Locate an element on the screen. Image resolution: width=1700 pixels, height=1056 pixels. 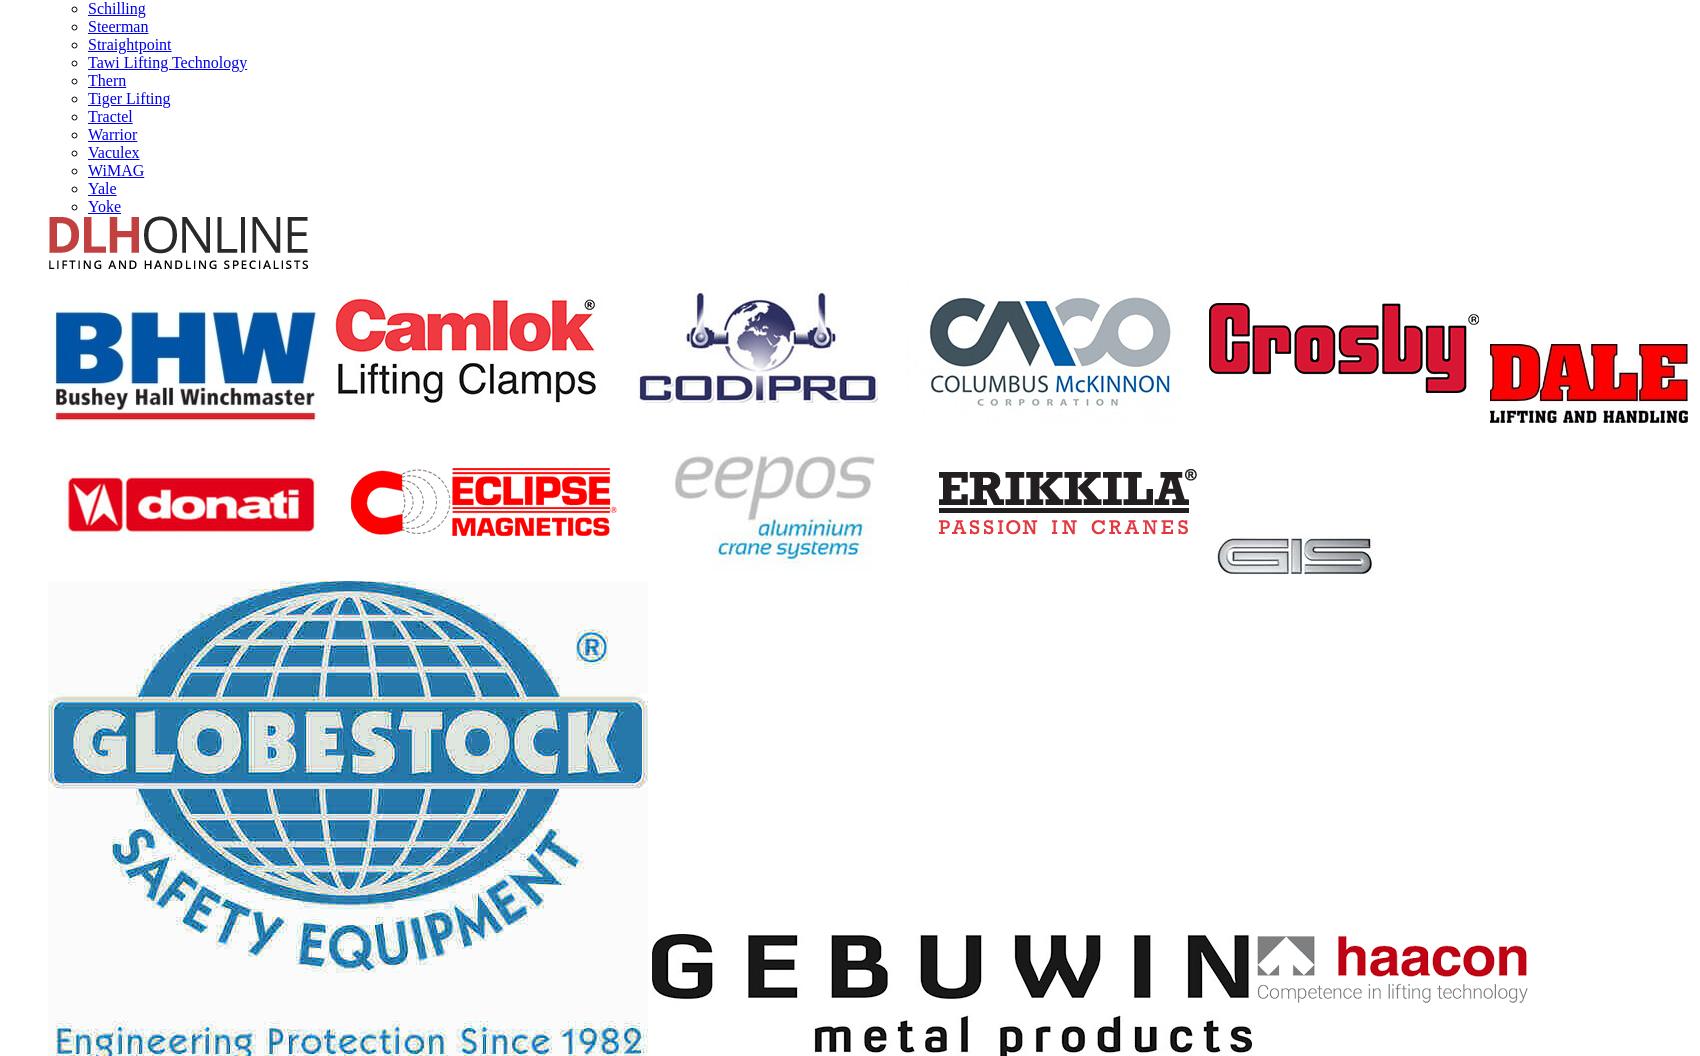
'Yale' is located at coordinates (102, 187).